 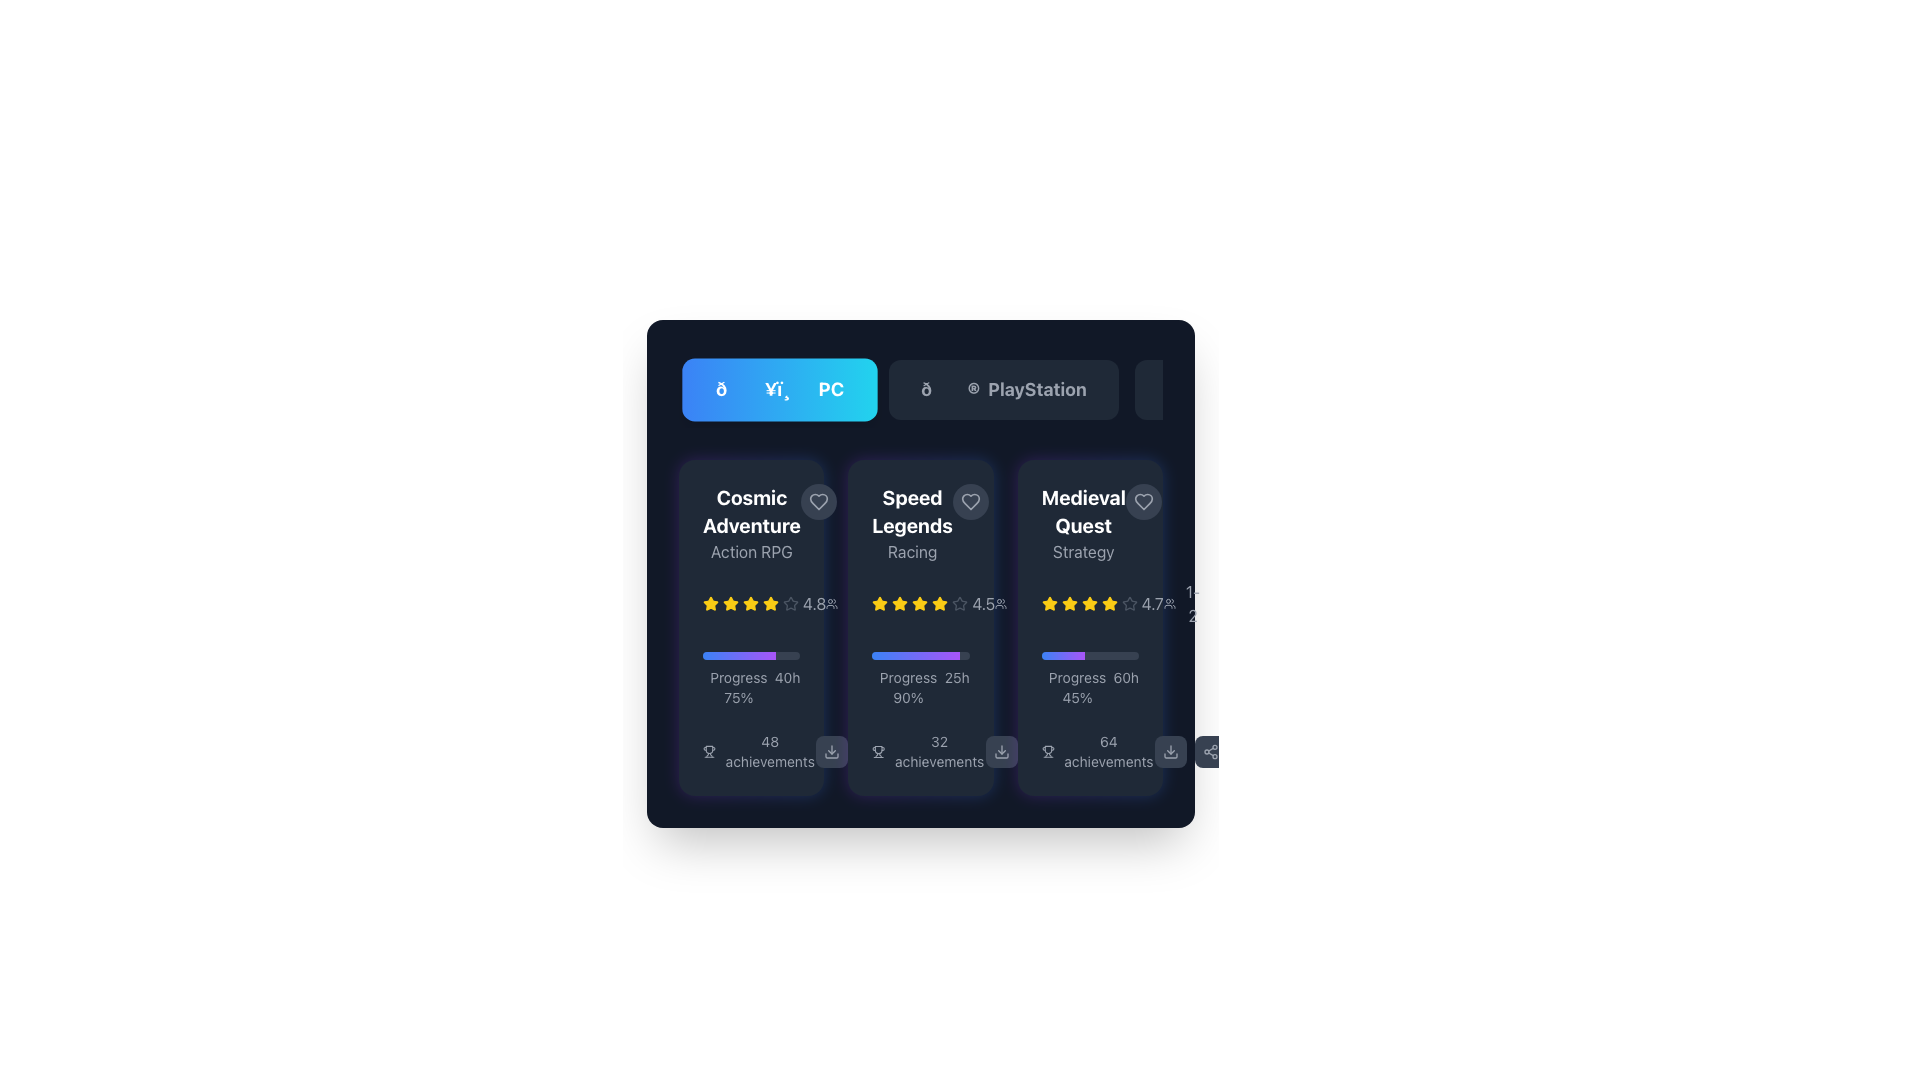 I want to click on the 'Medieval Quest' game information card, which is the third card in a series of three, so click(x=1089, y=627).